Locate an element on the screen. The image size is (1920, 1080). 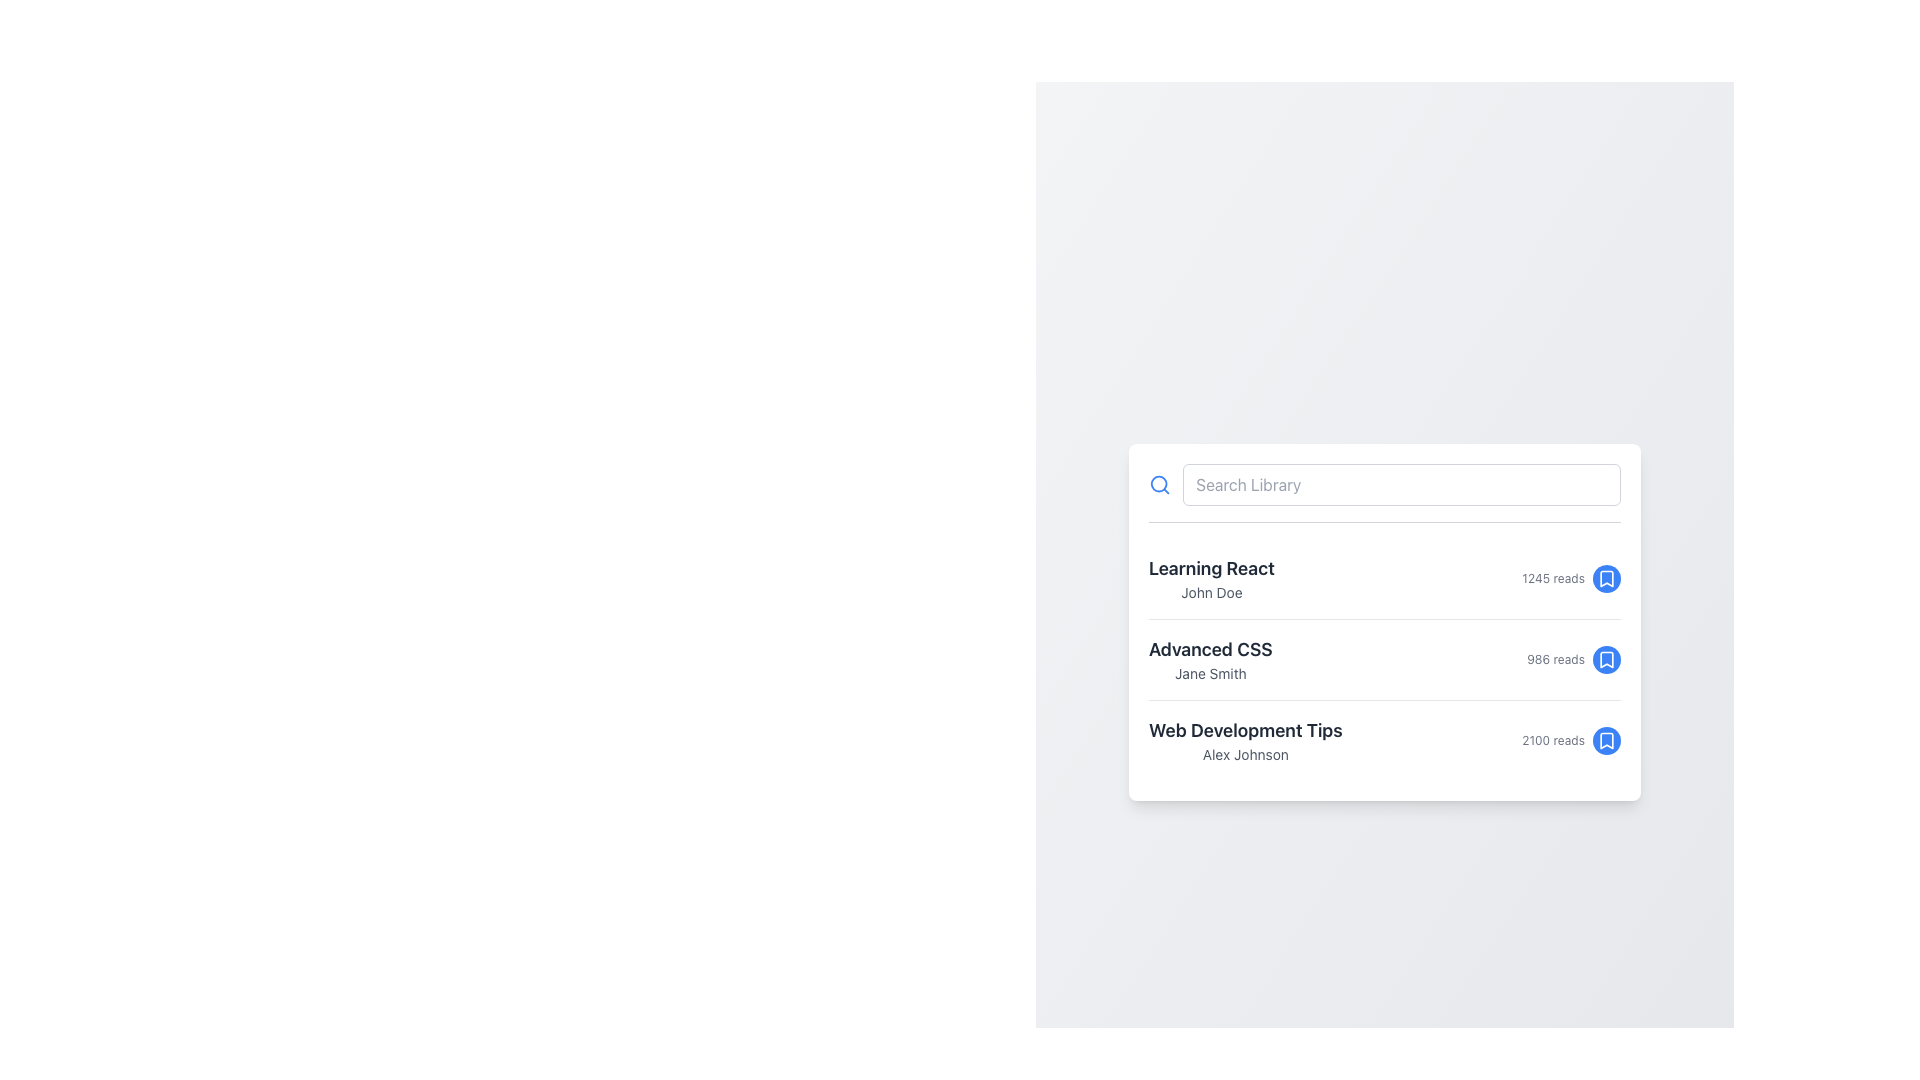
the blue bookmark icon located at the rightmost end of the 'Advanced CSS' list item to bookmark the item is located at coordinates (1607, 659).